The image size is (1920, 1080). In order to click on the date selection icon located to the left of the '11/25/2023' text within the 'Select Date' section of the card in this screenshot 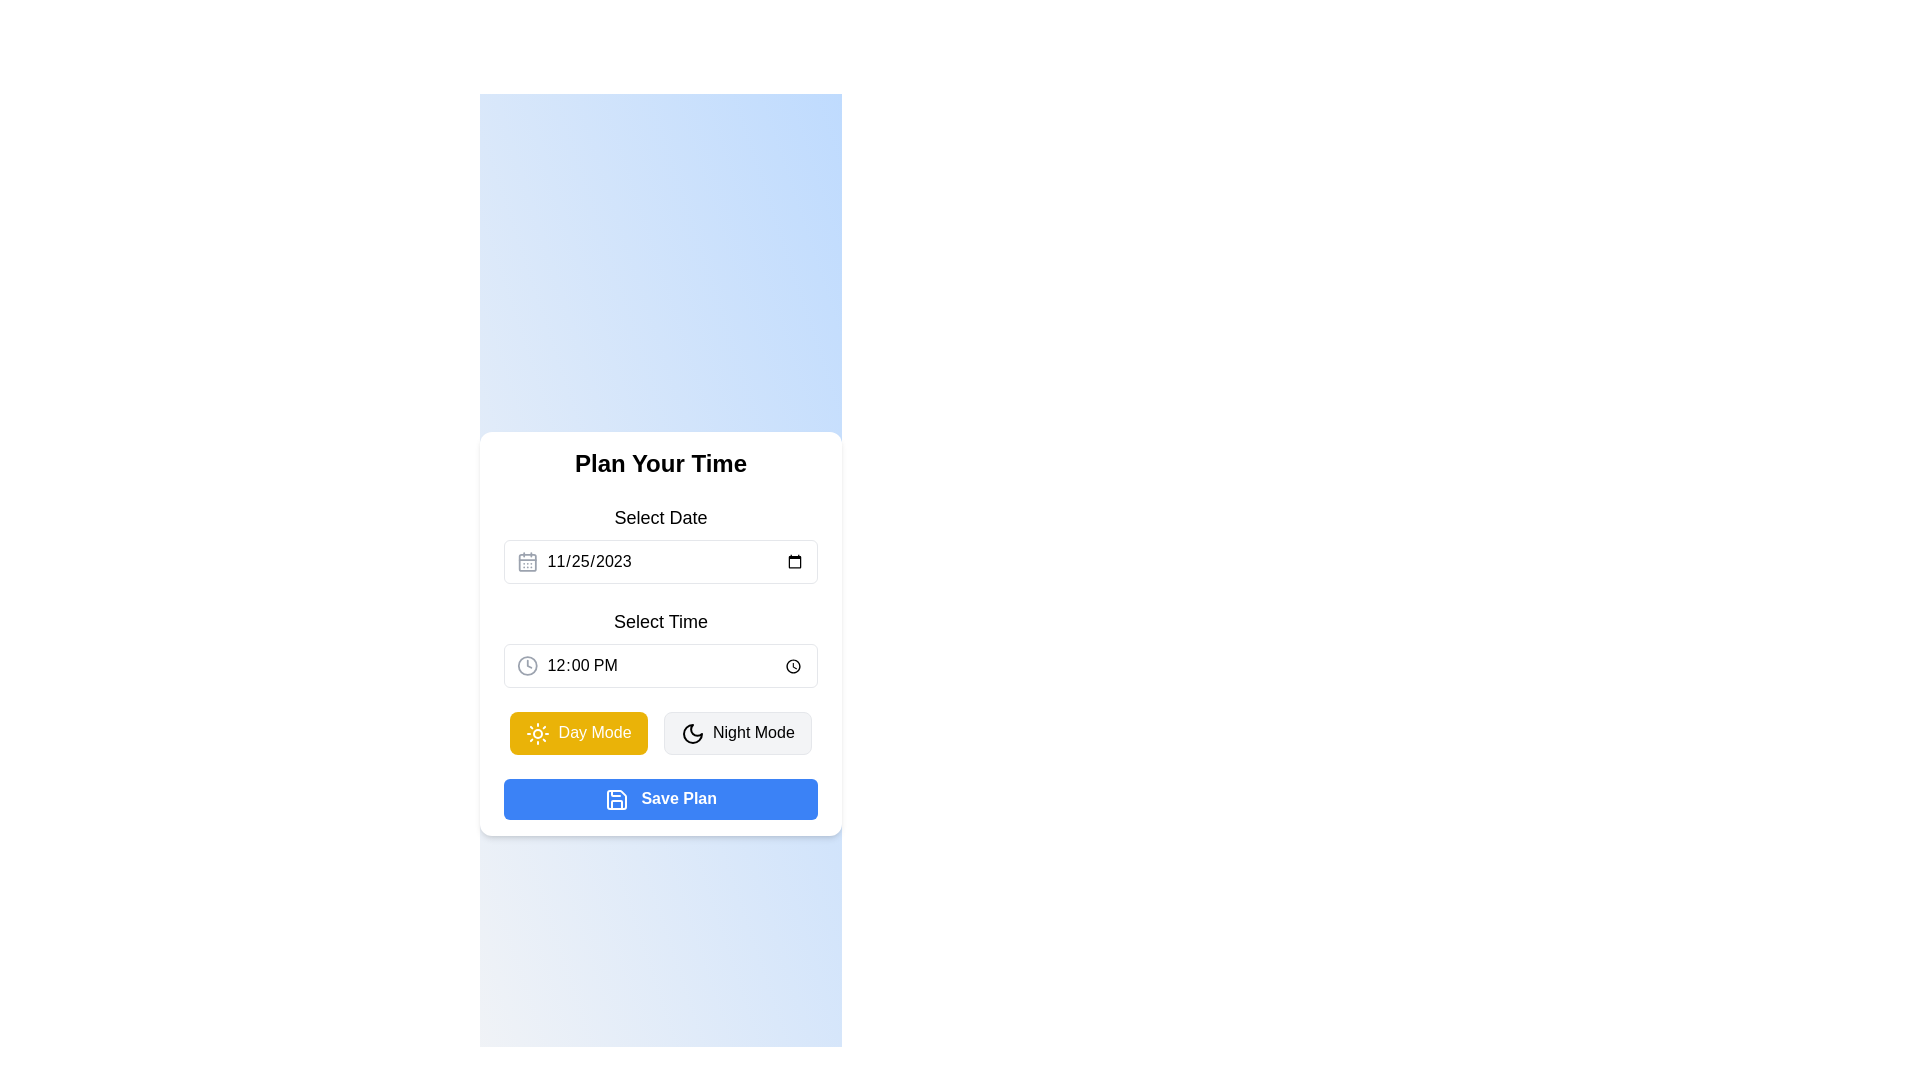, I will do `click(527, 562)`.